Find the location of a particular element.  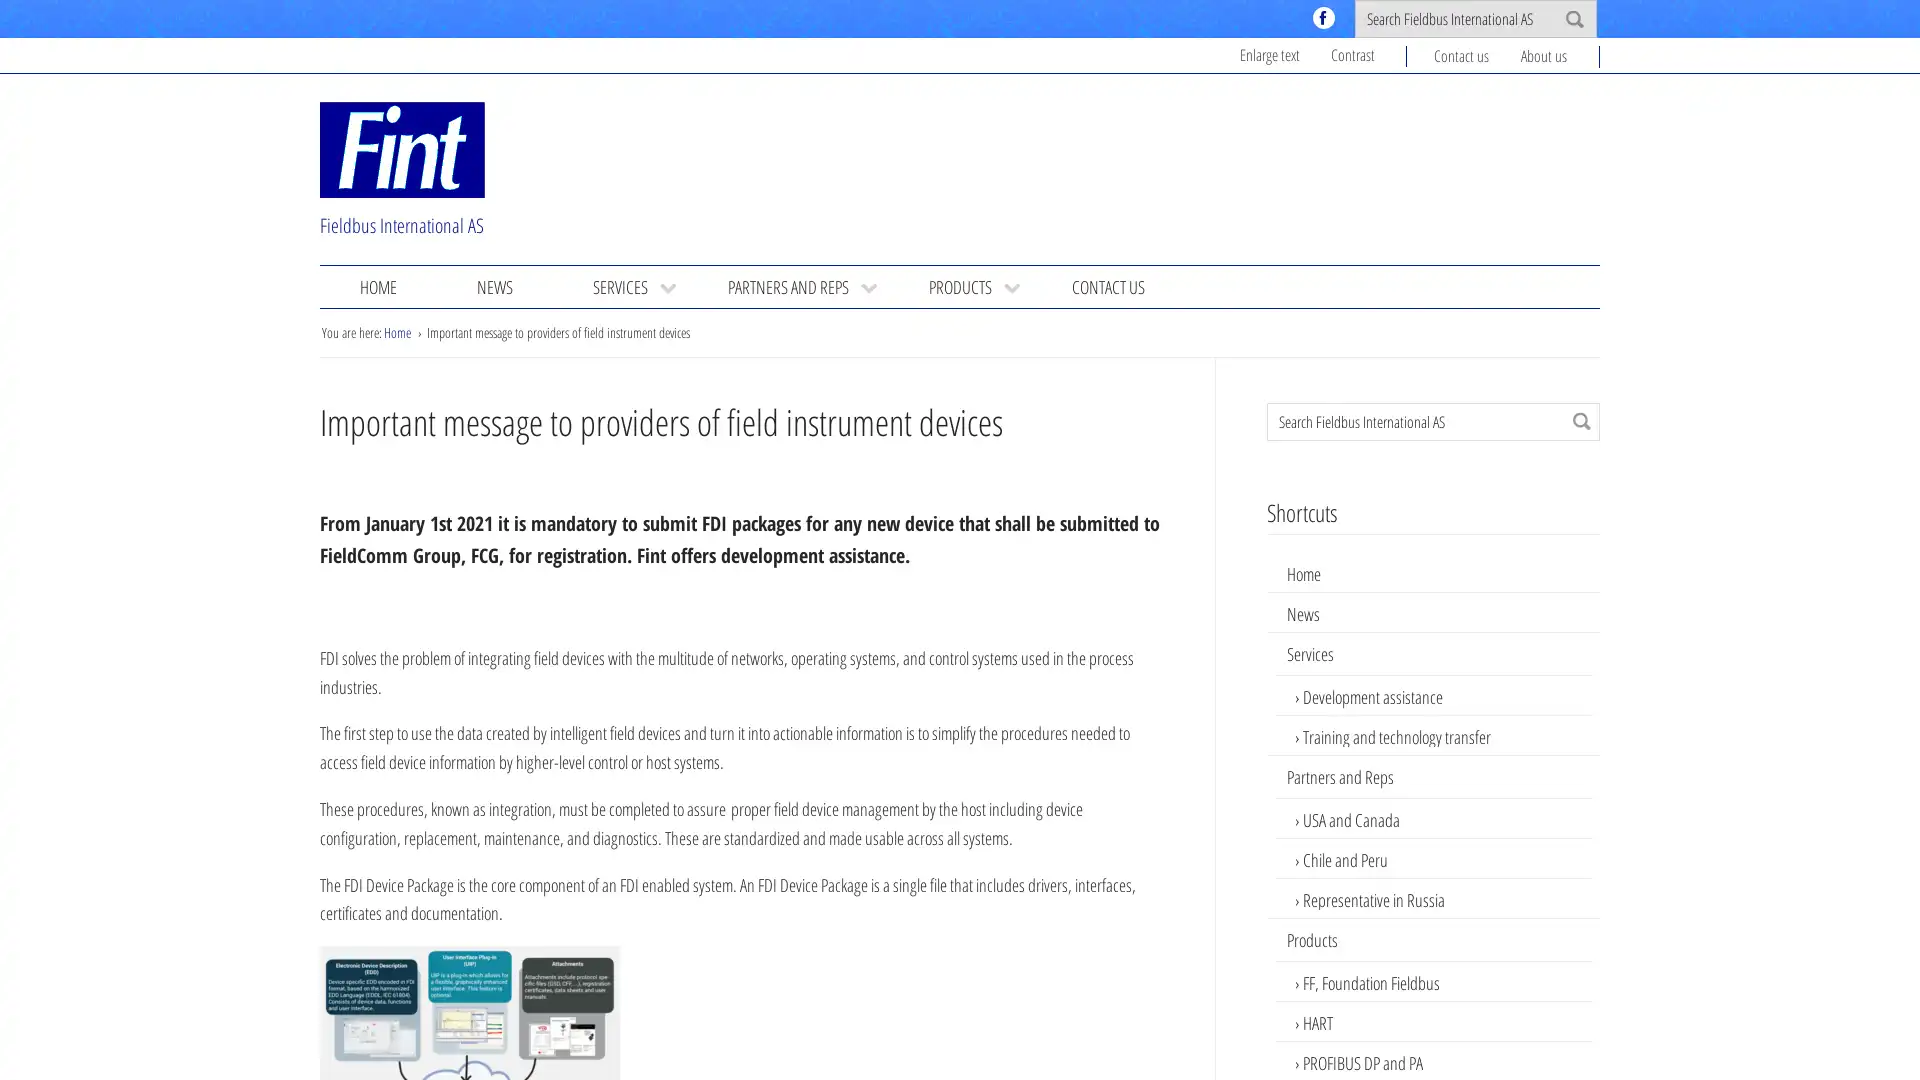

Search is located at coordinates (1581, 419).